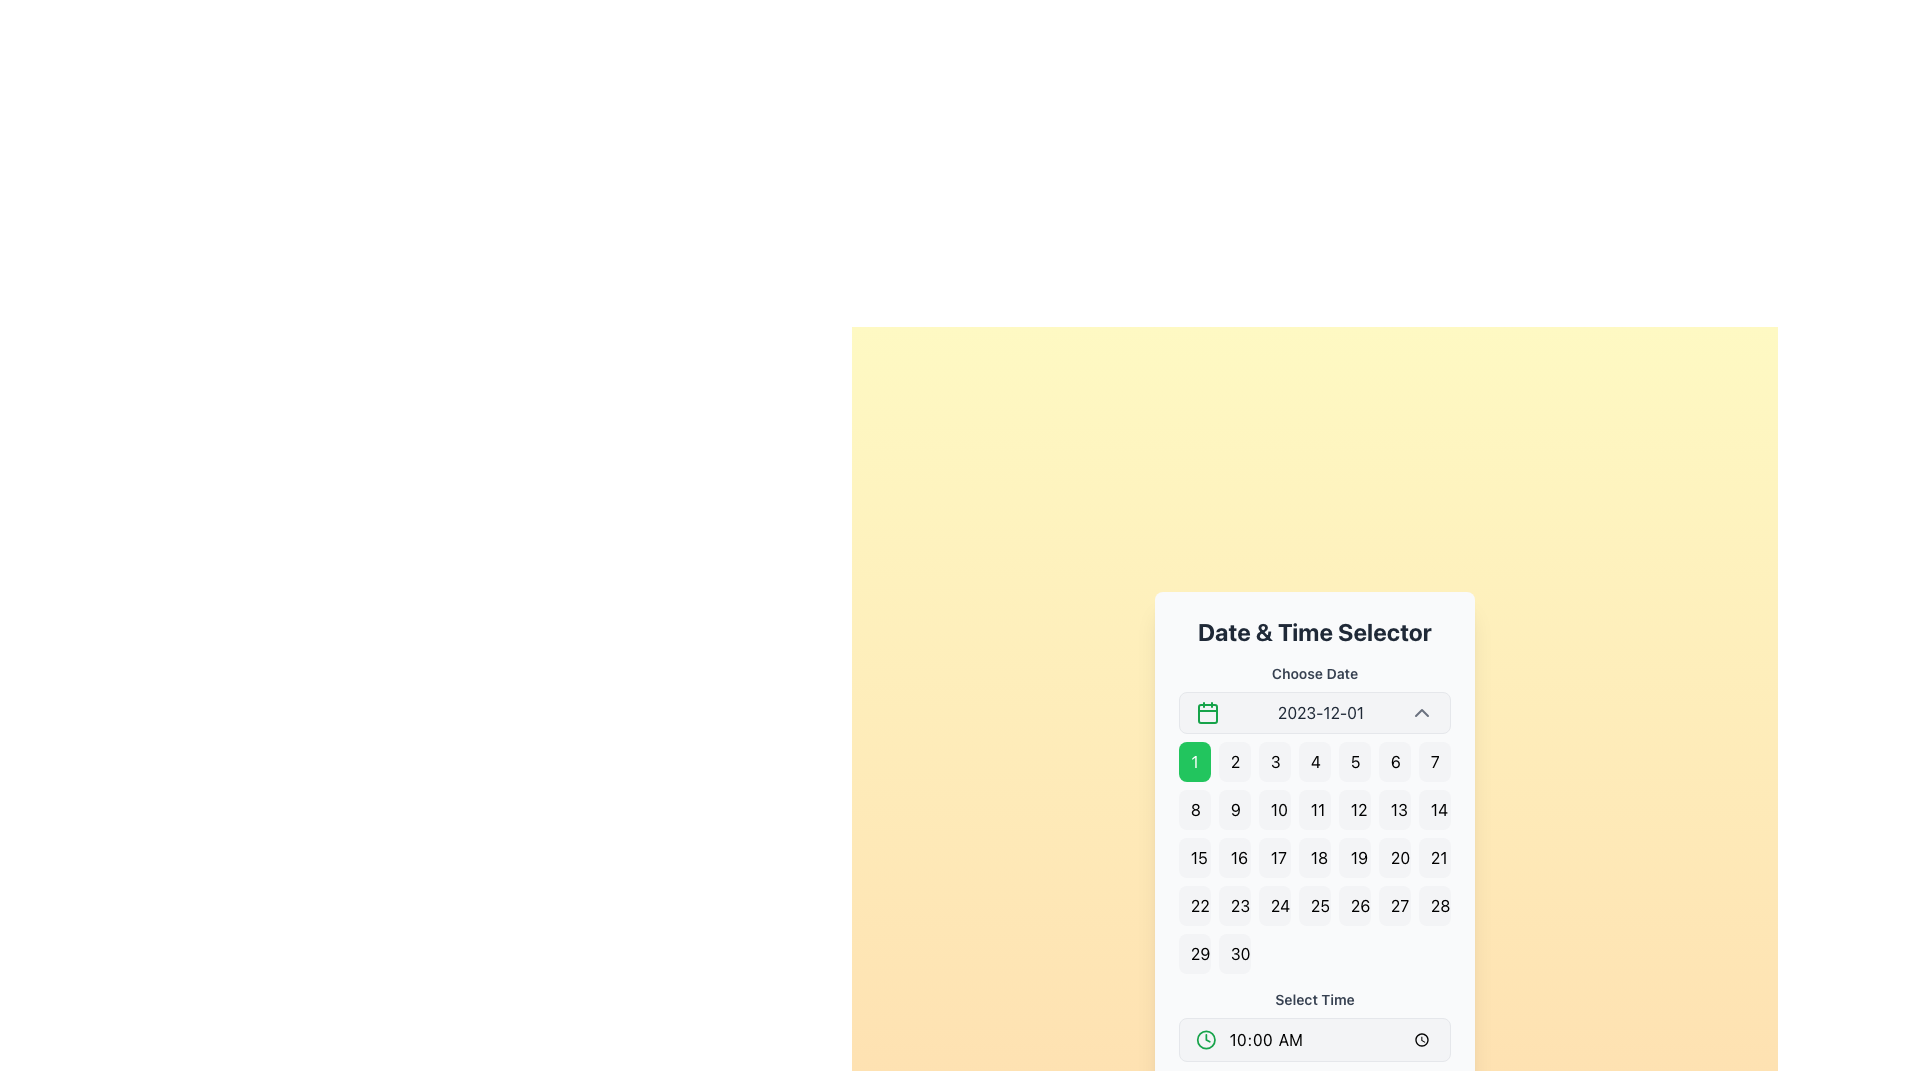 The image size is (1920, 1080). I want to click on the button displaying the number '4' in the calendar grid, so click(1315, 762).